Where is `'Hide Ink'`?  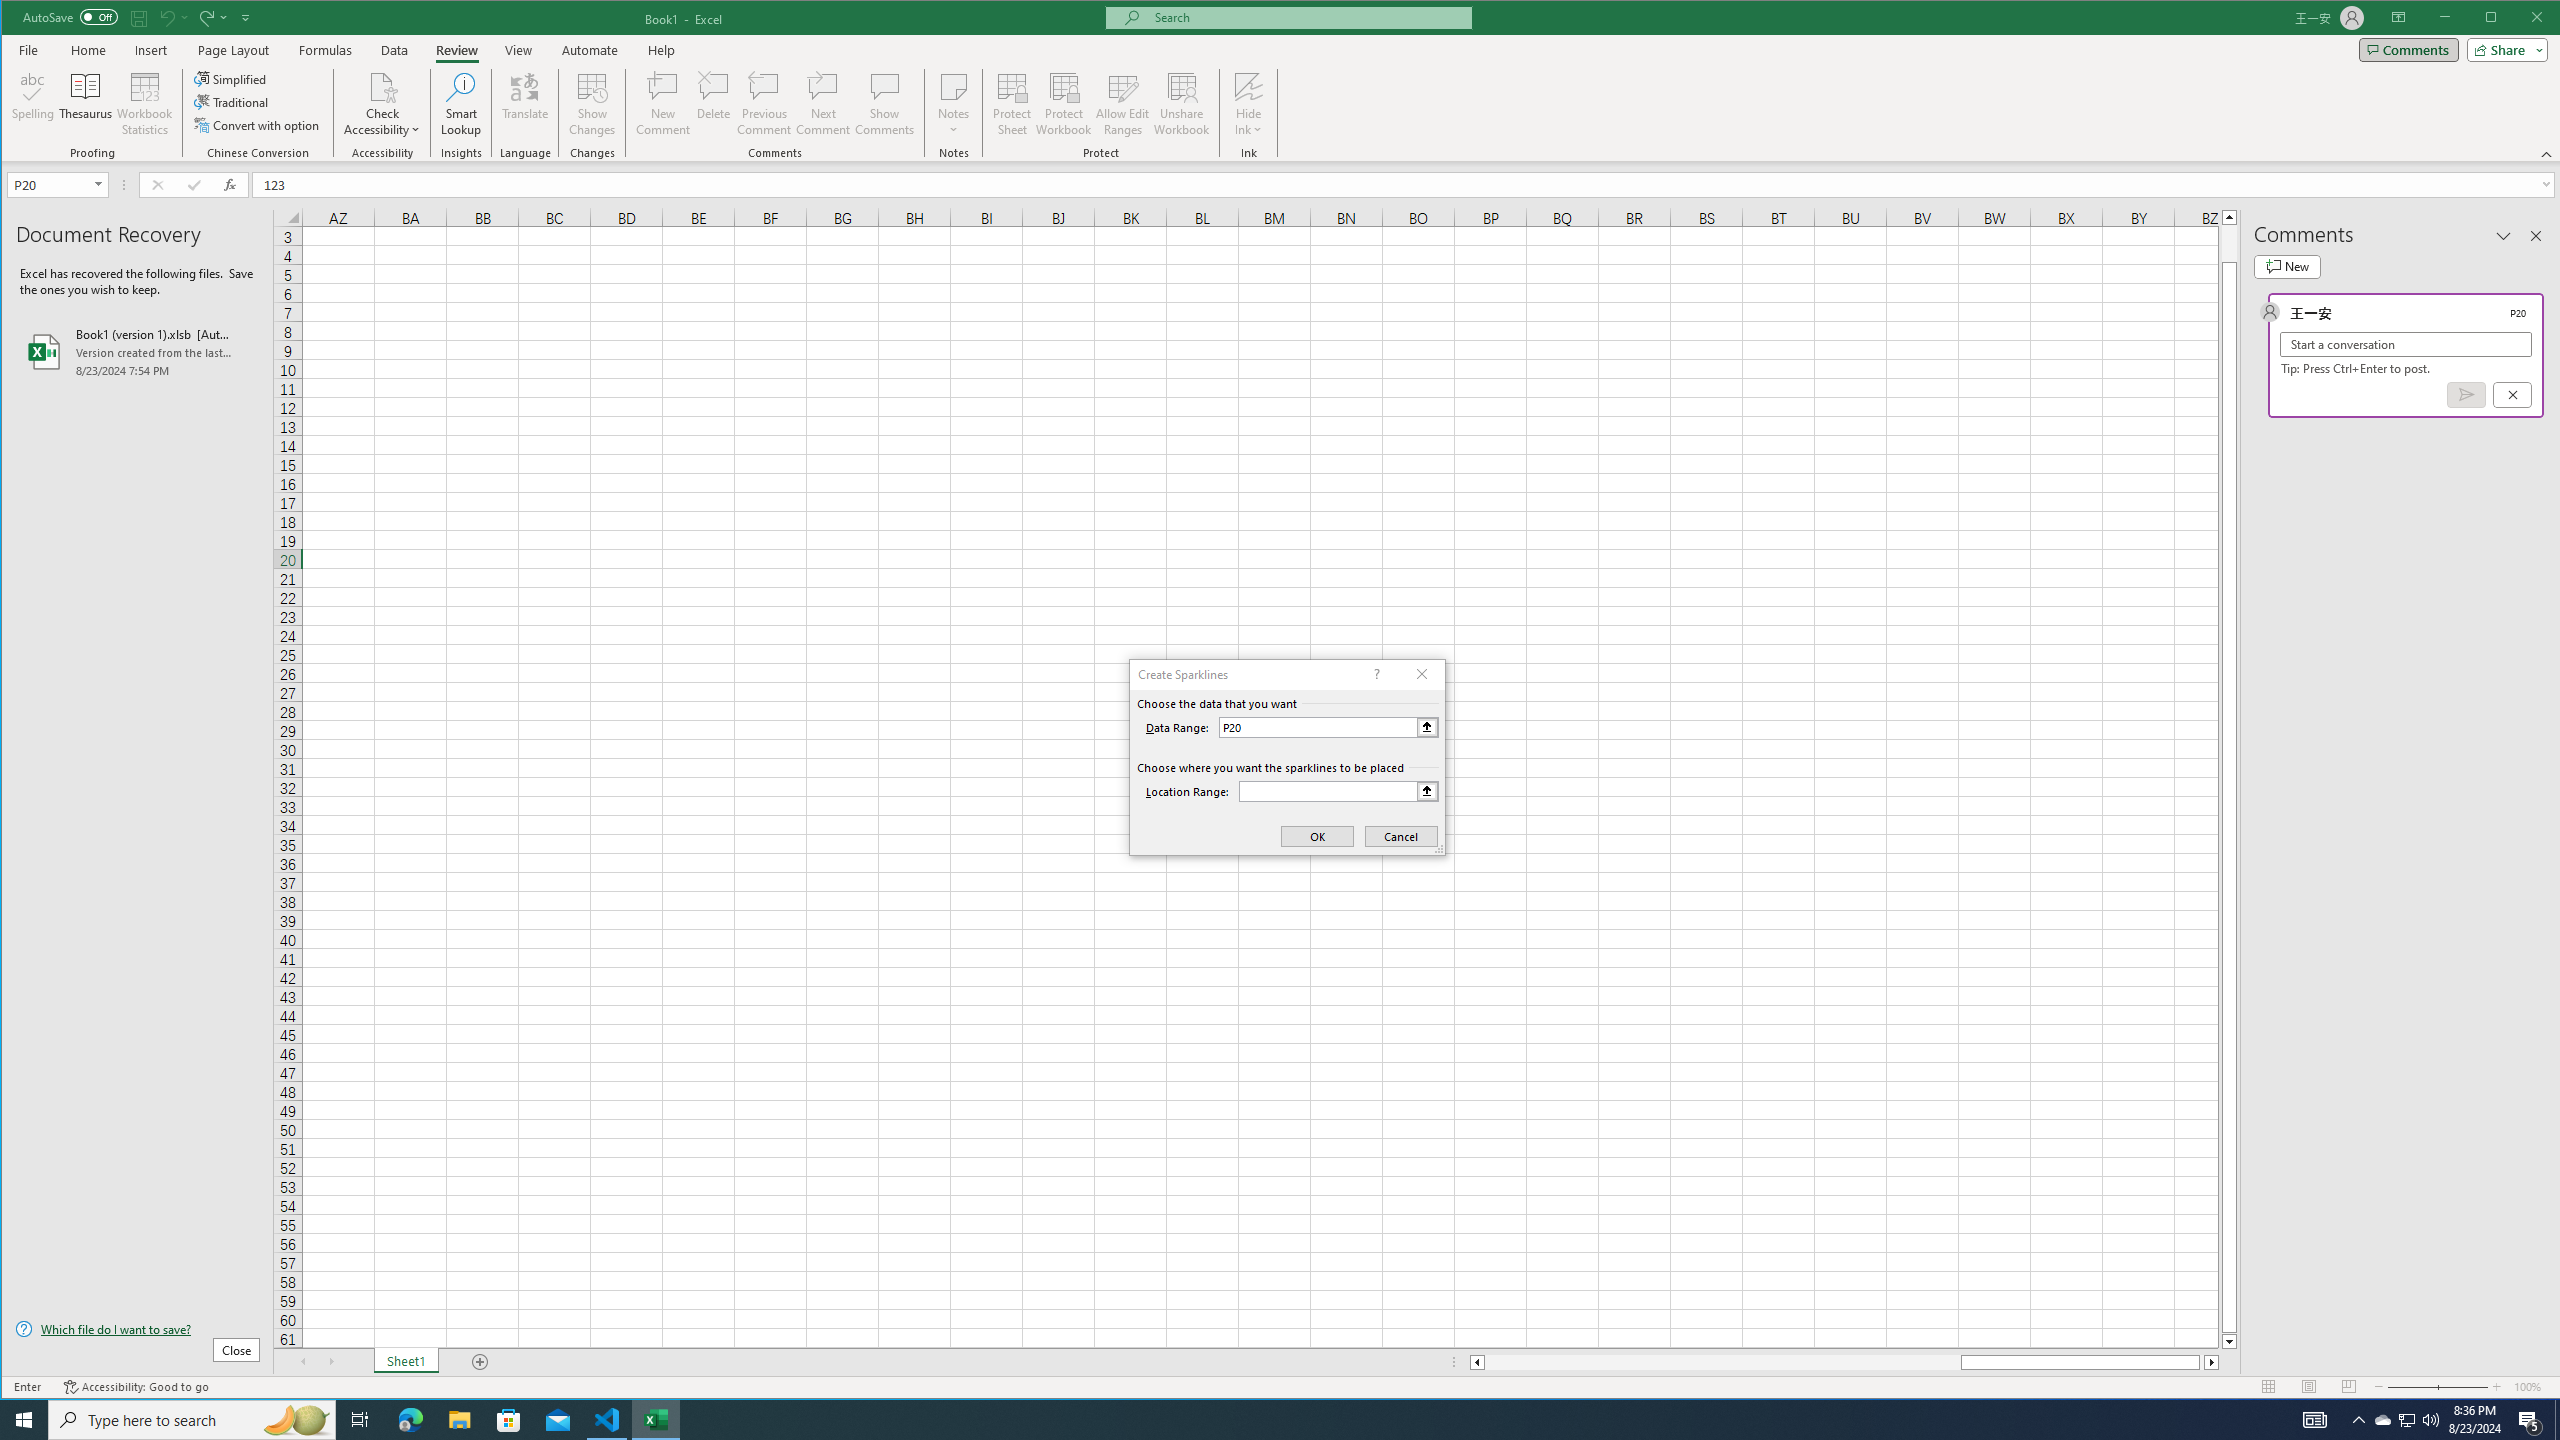 'Hide Ink' is located at coordinates (1248, 103).